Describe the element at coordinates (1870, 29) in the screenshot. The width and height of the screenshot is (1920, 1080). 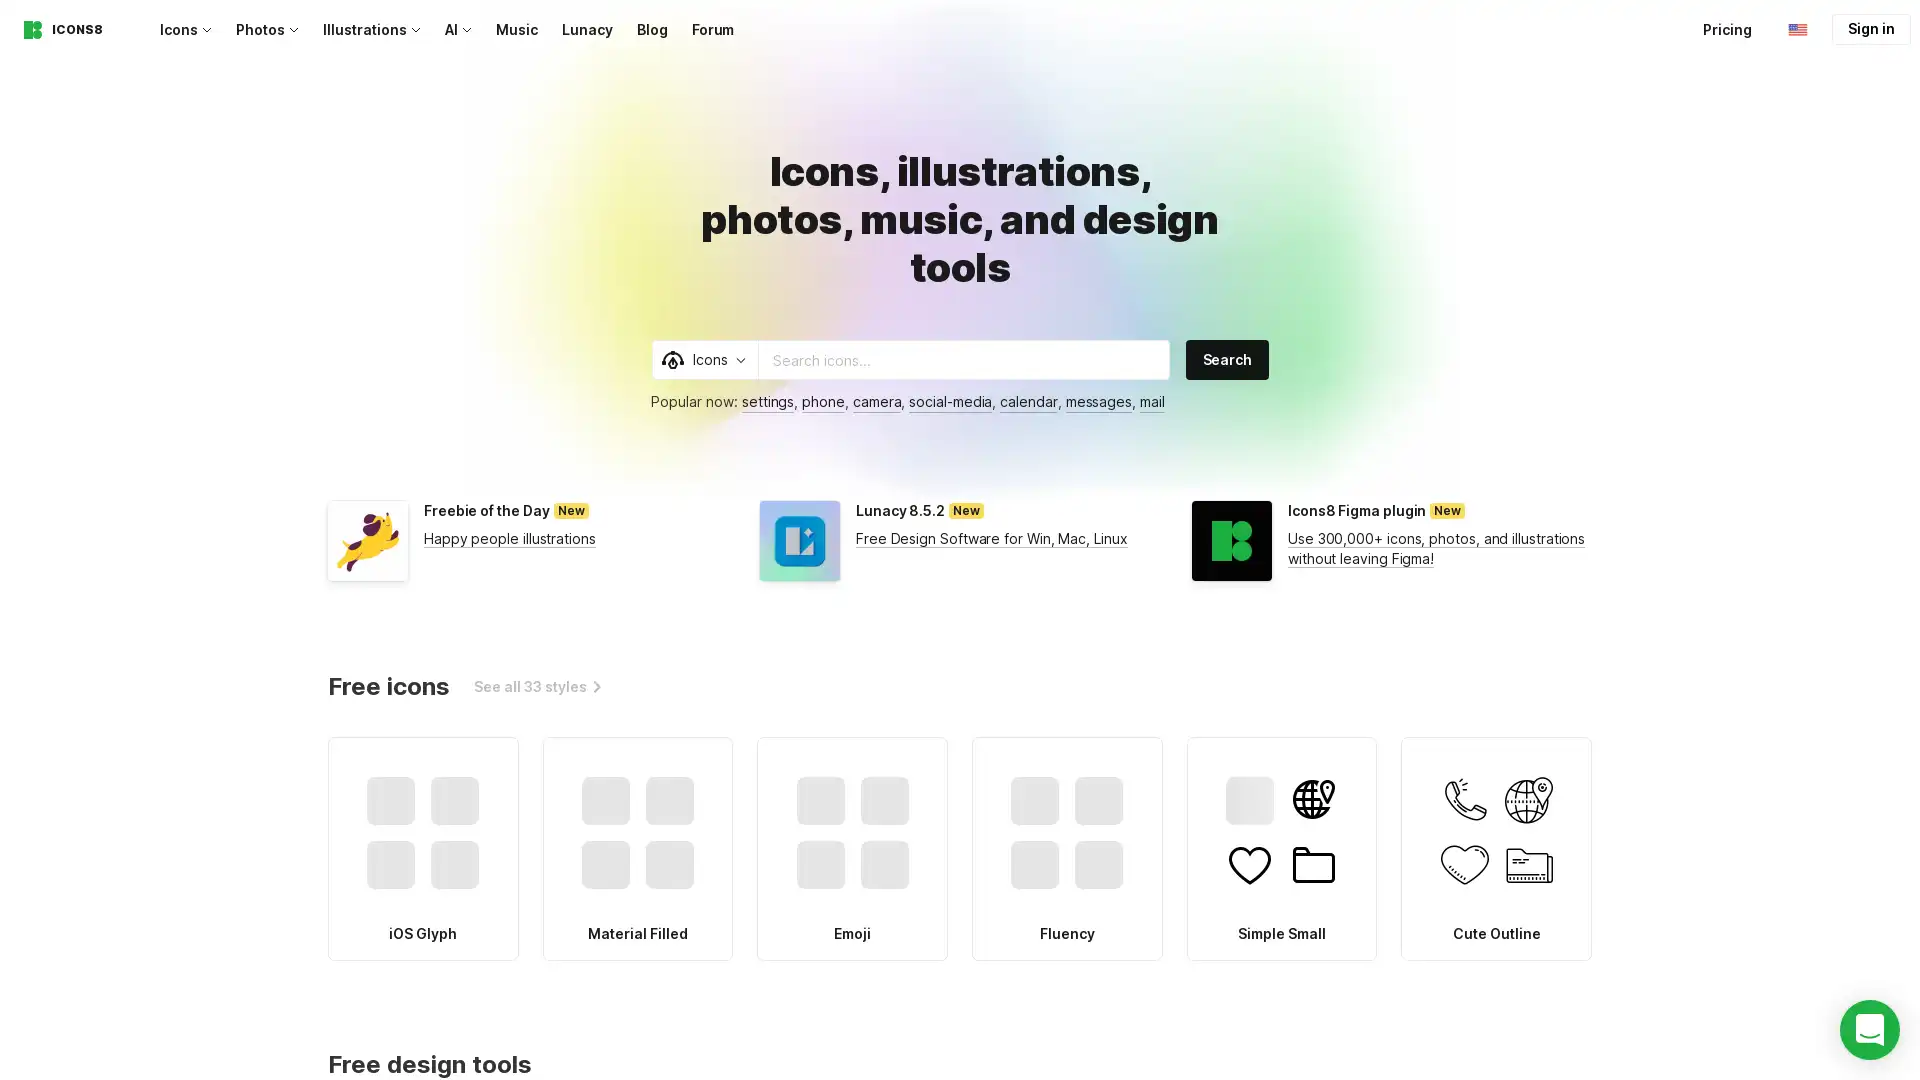
I see `Sign in` at that location.